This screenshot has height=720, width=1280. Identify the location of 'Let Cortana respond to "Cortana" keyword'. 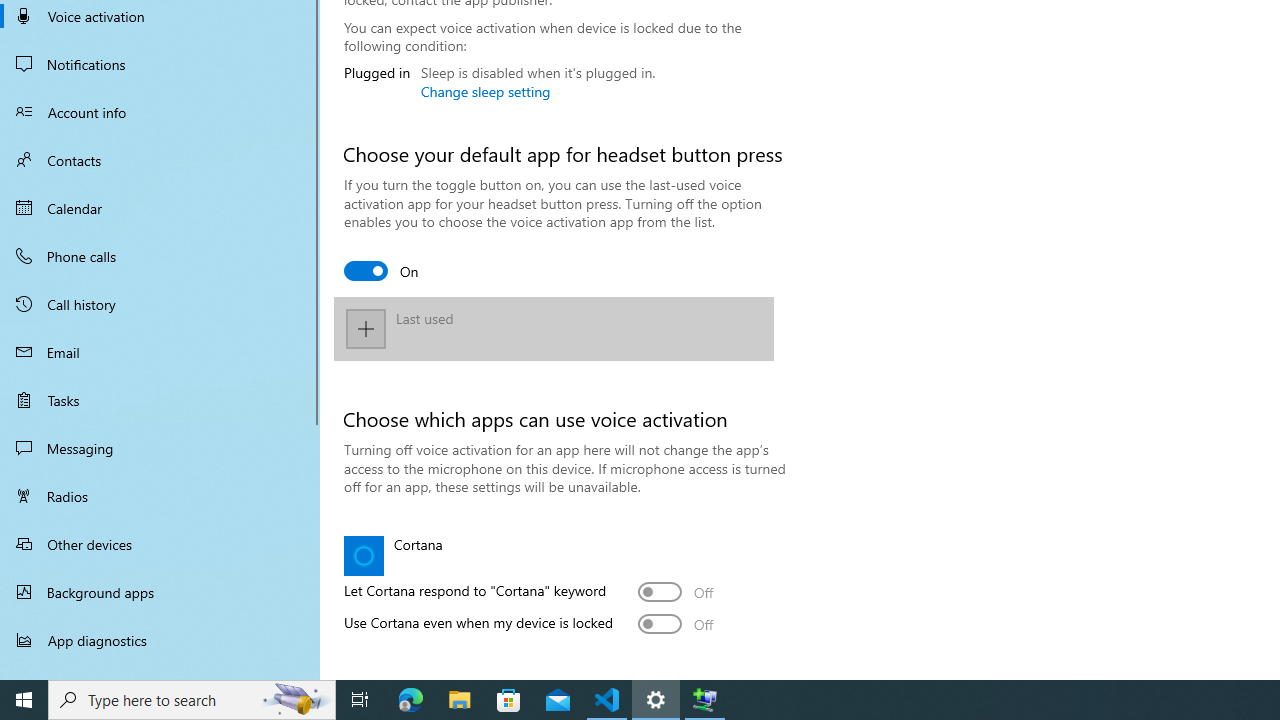
(675, 590).